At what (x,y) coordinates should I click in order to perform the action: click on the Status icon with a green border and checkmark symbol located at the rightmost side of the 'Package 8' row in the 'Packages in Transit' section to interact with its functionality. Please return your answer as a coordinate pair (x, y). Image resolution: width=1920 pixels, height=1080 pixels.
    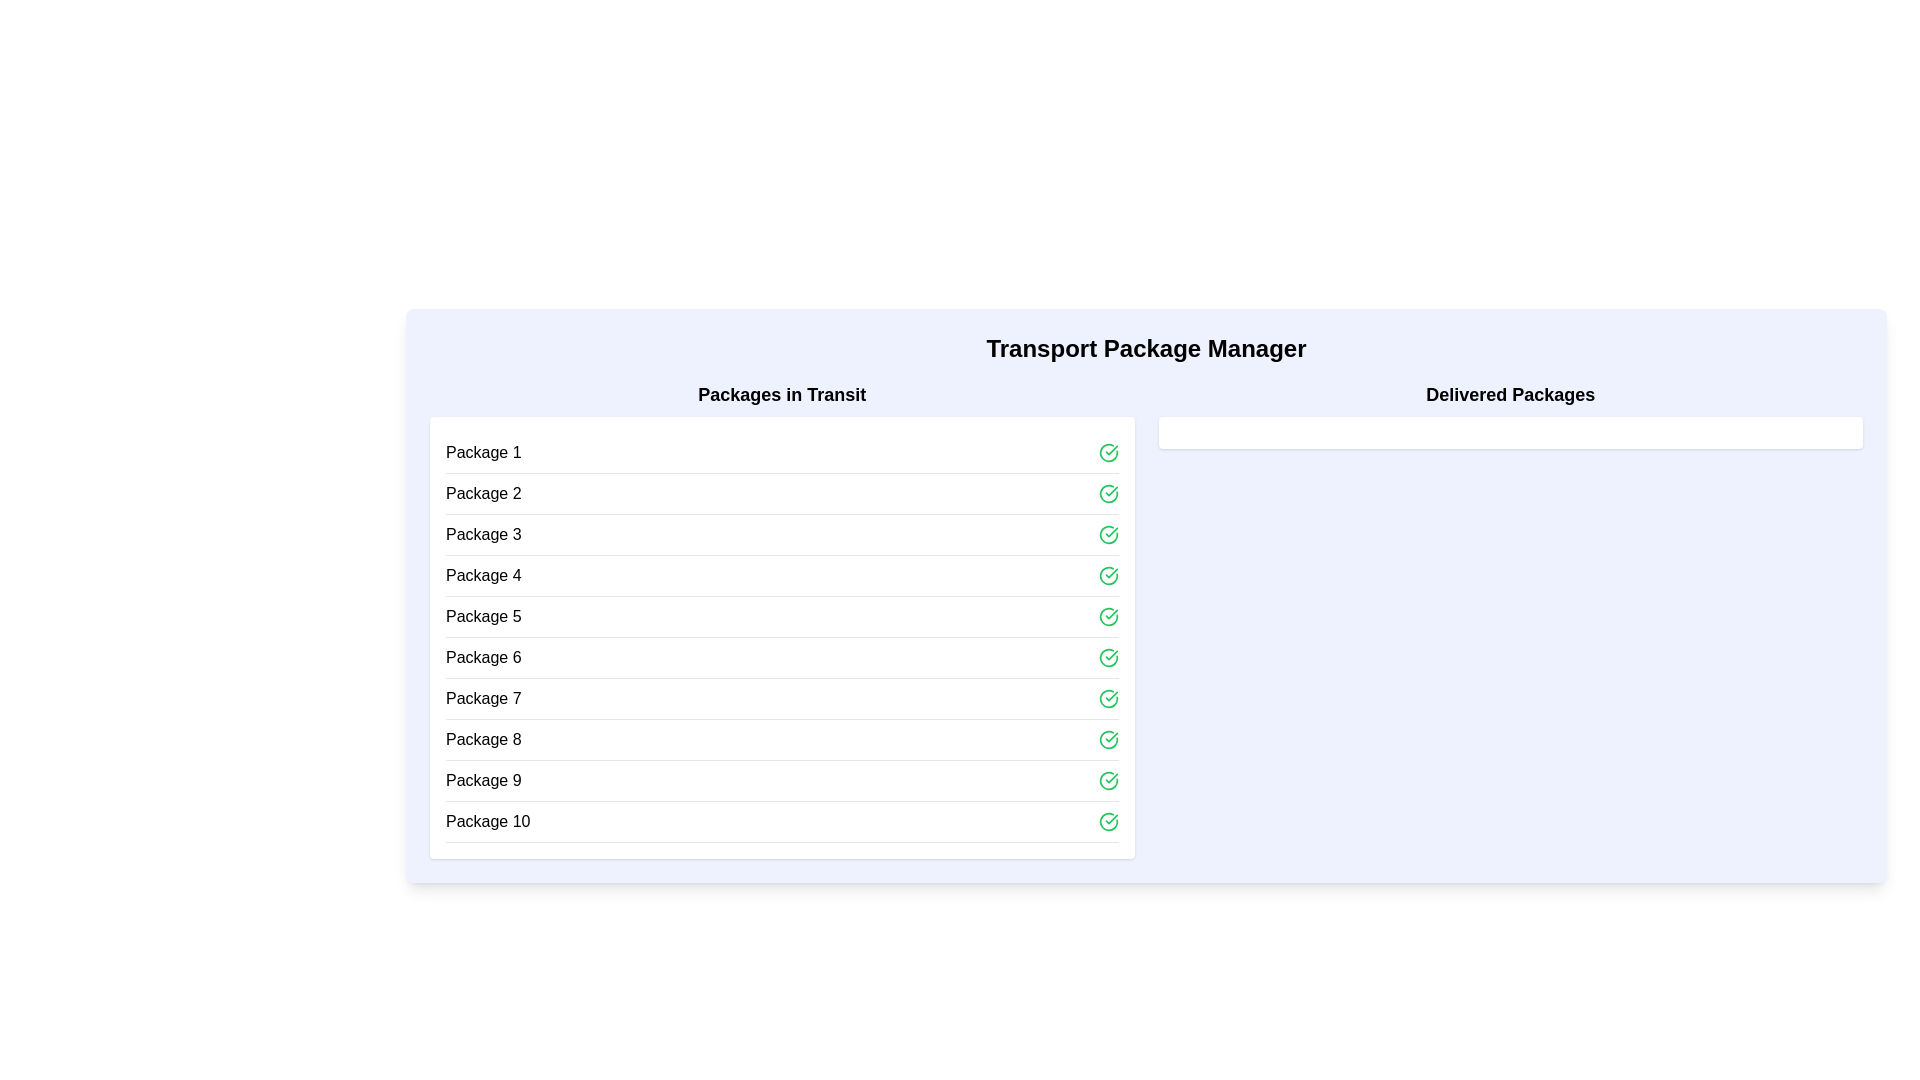
    Looking at the image, I should click on (1107, 740).